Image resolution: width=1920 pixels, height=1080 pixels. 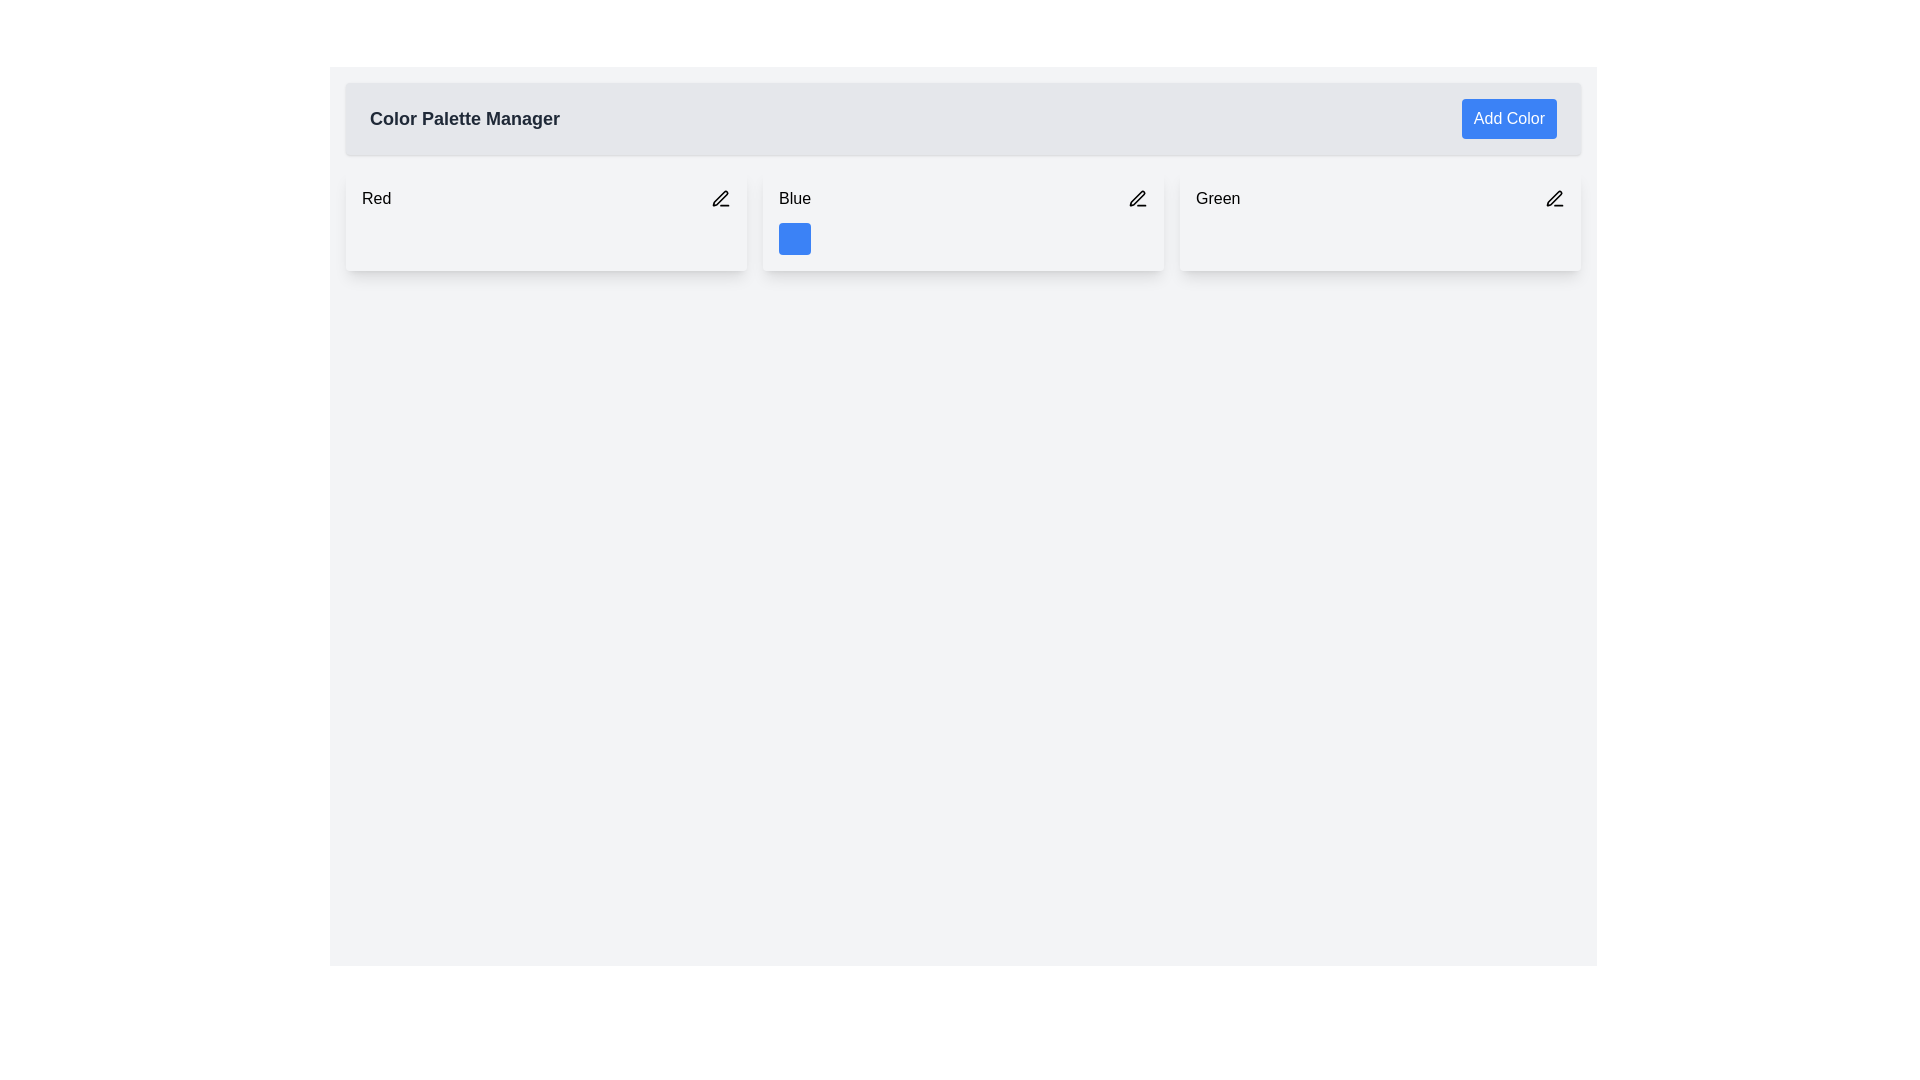 I want to click on the button located in the upper-right corner of the 'Color Palette Manager' gray bar, so click(x=1509, y=119).